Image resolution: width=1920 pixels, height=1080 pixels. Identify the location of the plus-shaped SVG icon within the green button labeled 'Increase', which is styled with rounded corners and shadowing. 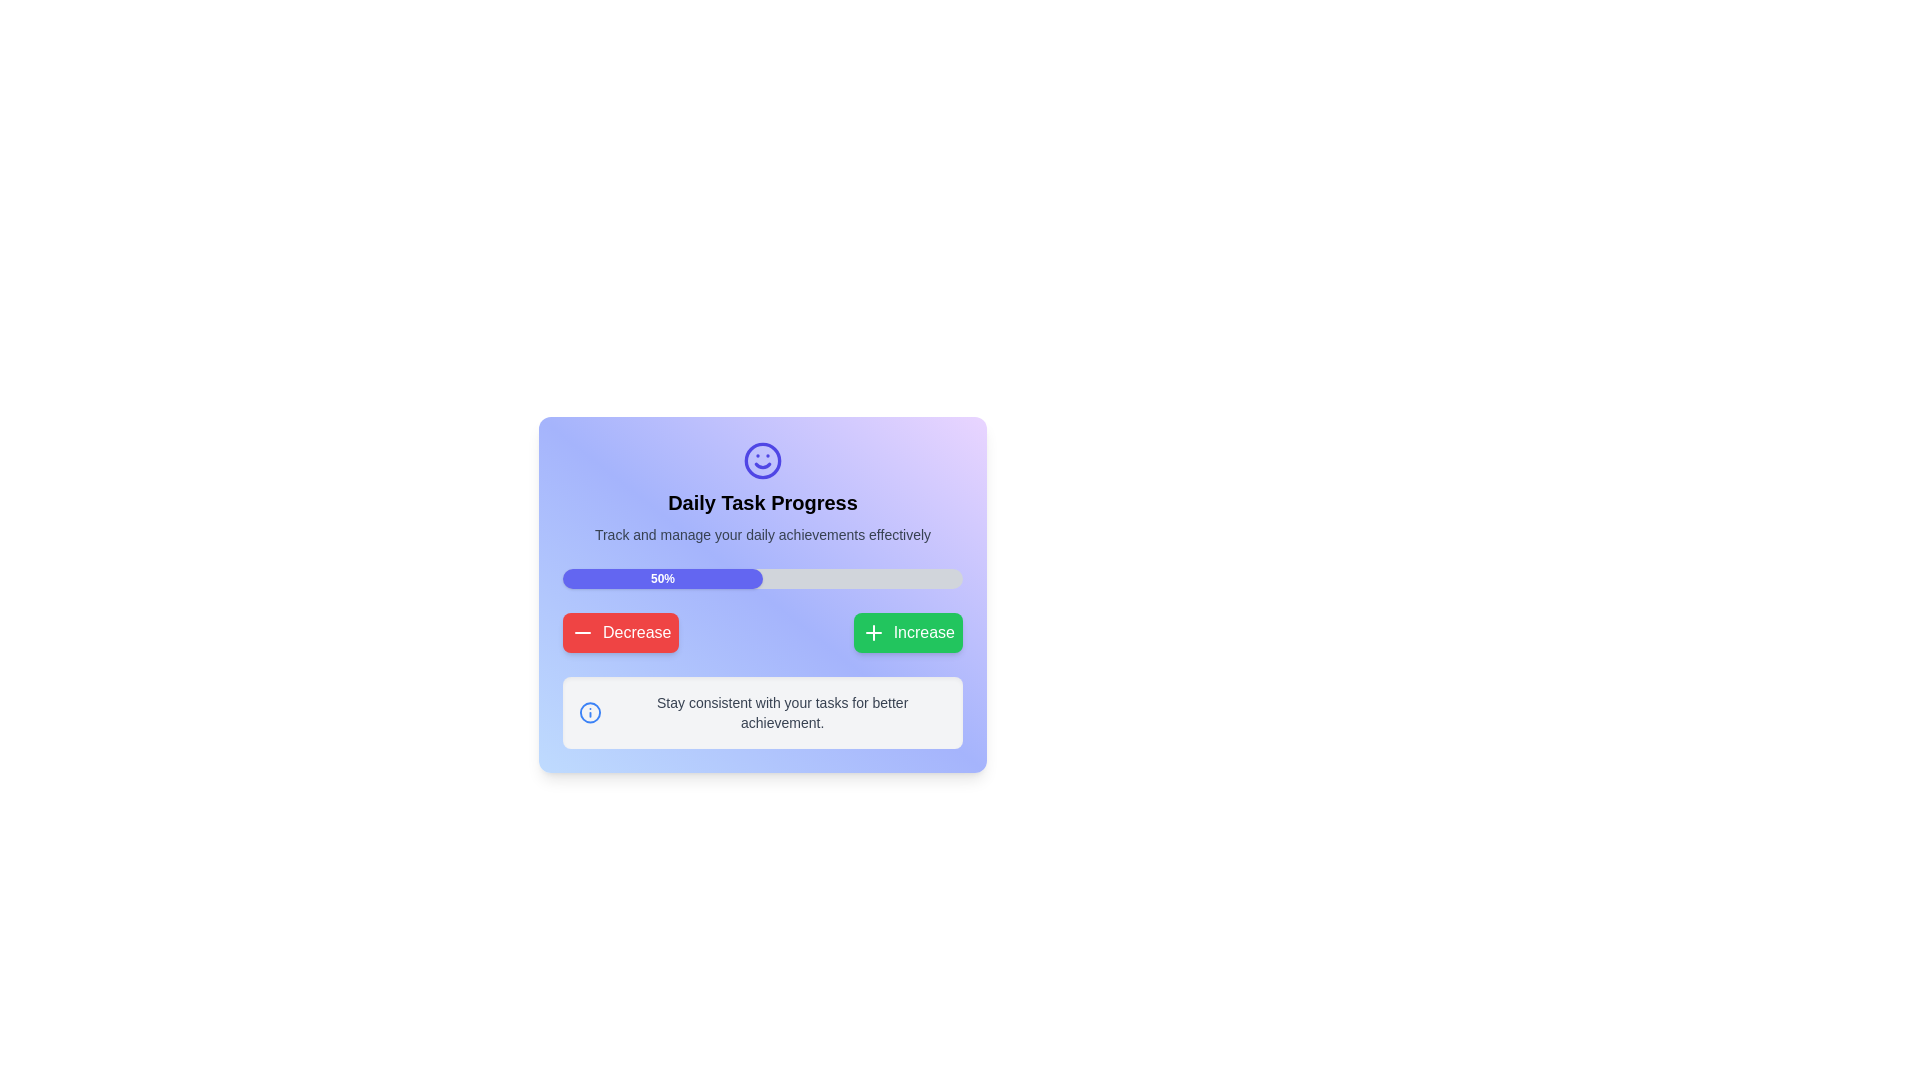
(873, 632).